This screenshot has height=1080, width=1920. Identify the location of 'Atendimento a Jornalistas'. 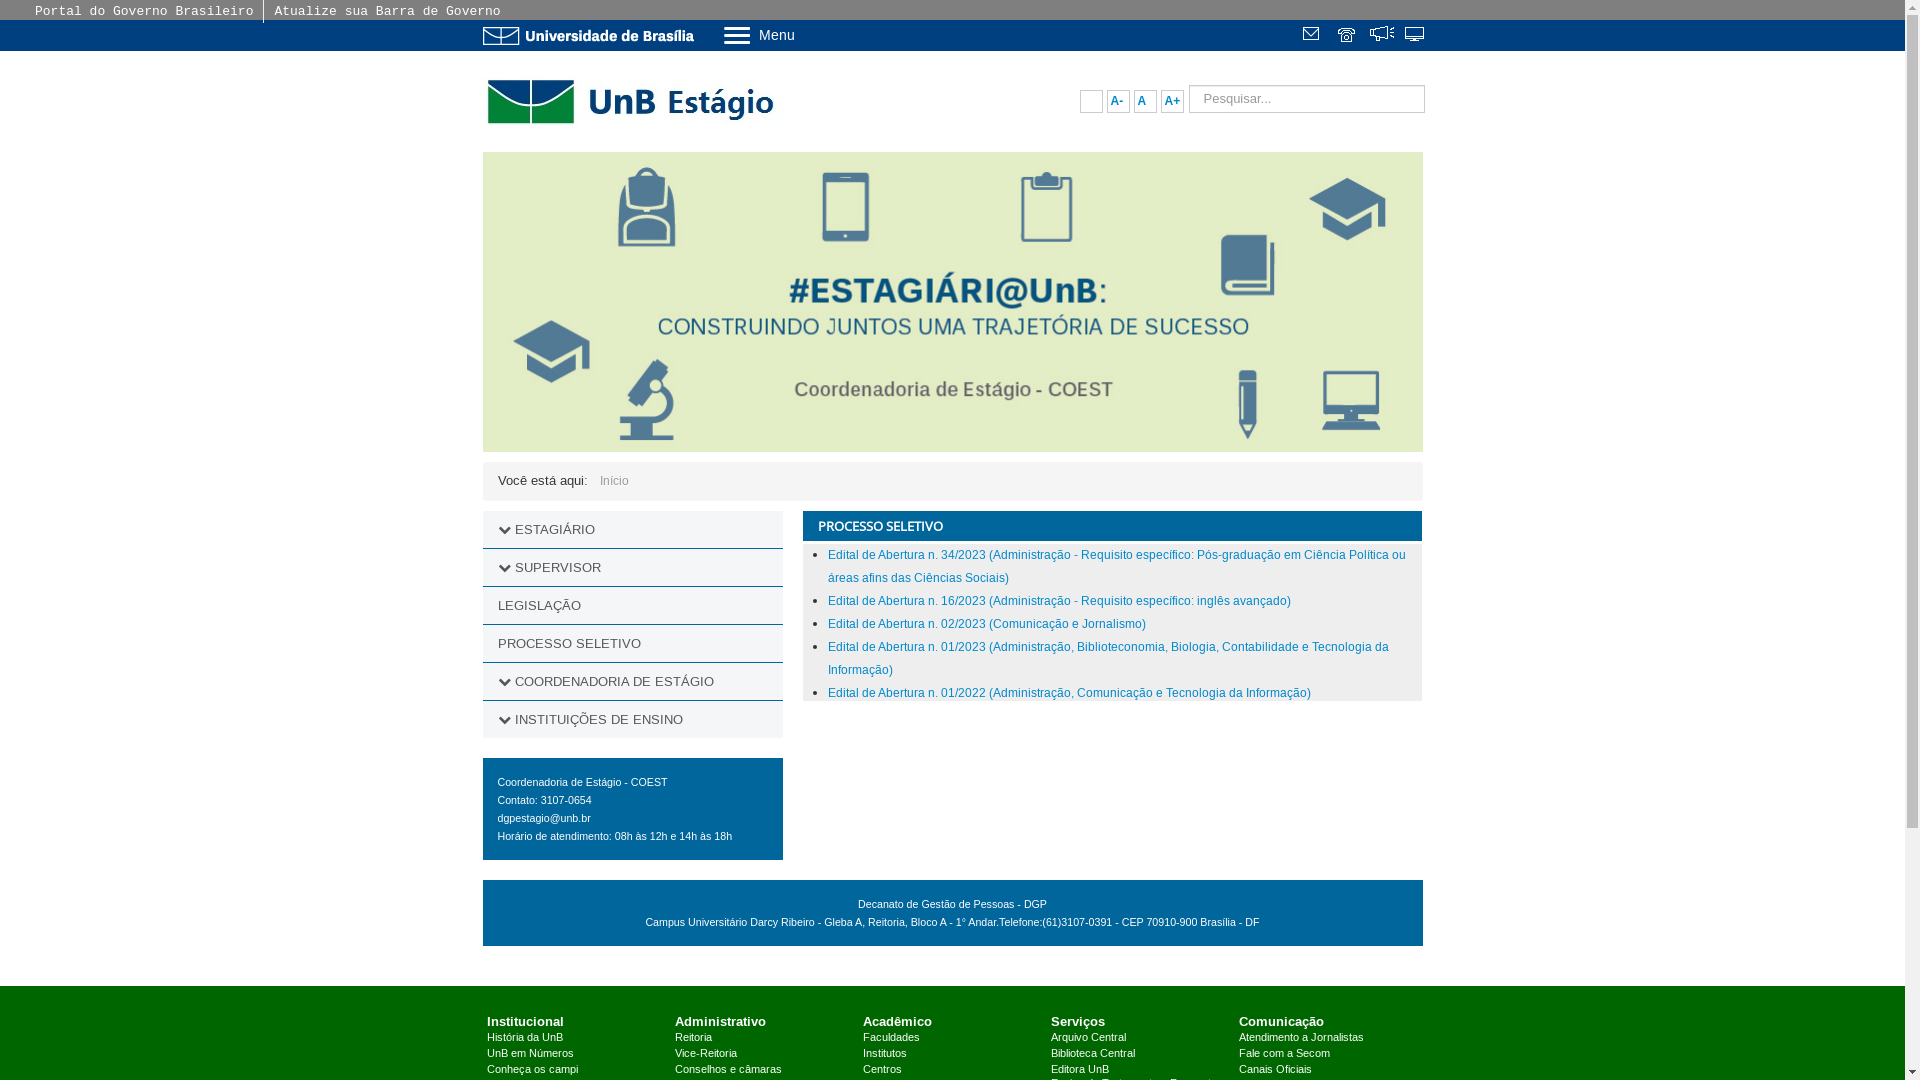
(1301, 1036).